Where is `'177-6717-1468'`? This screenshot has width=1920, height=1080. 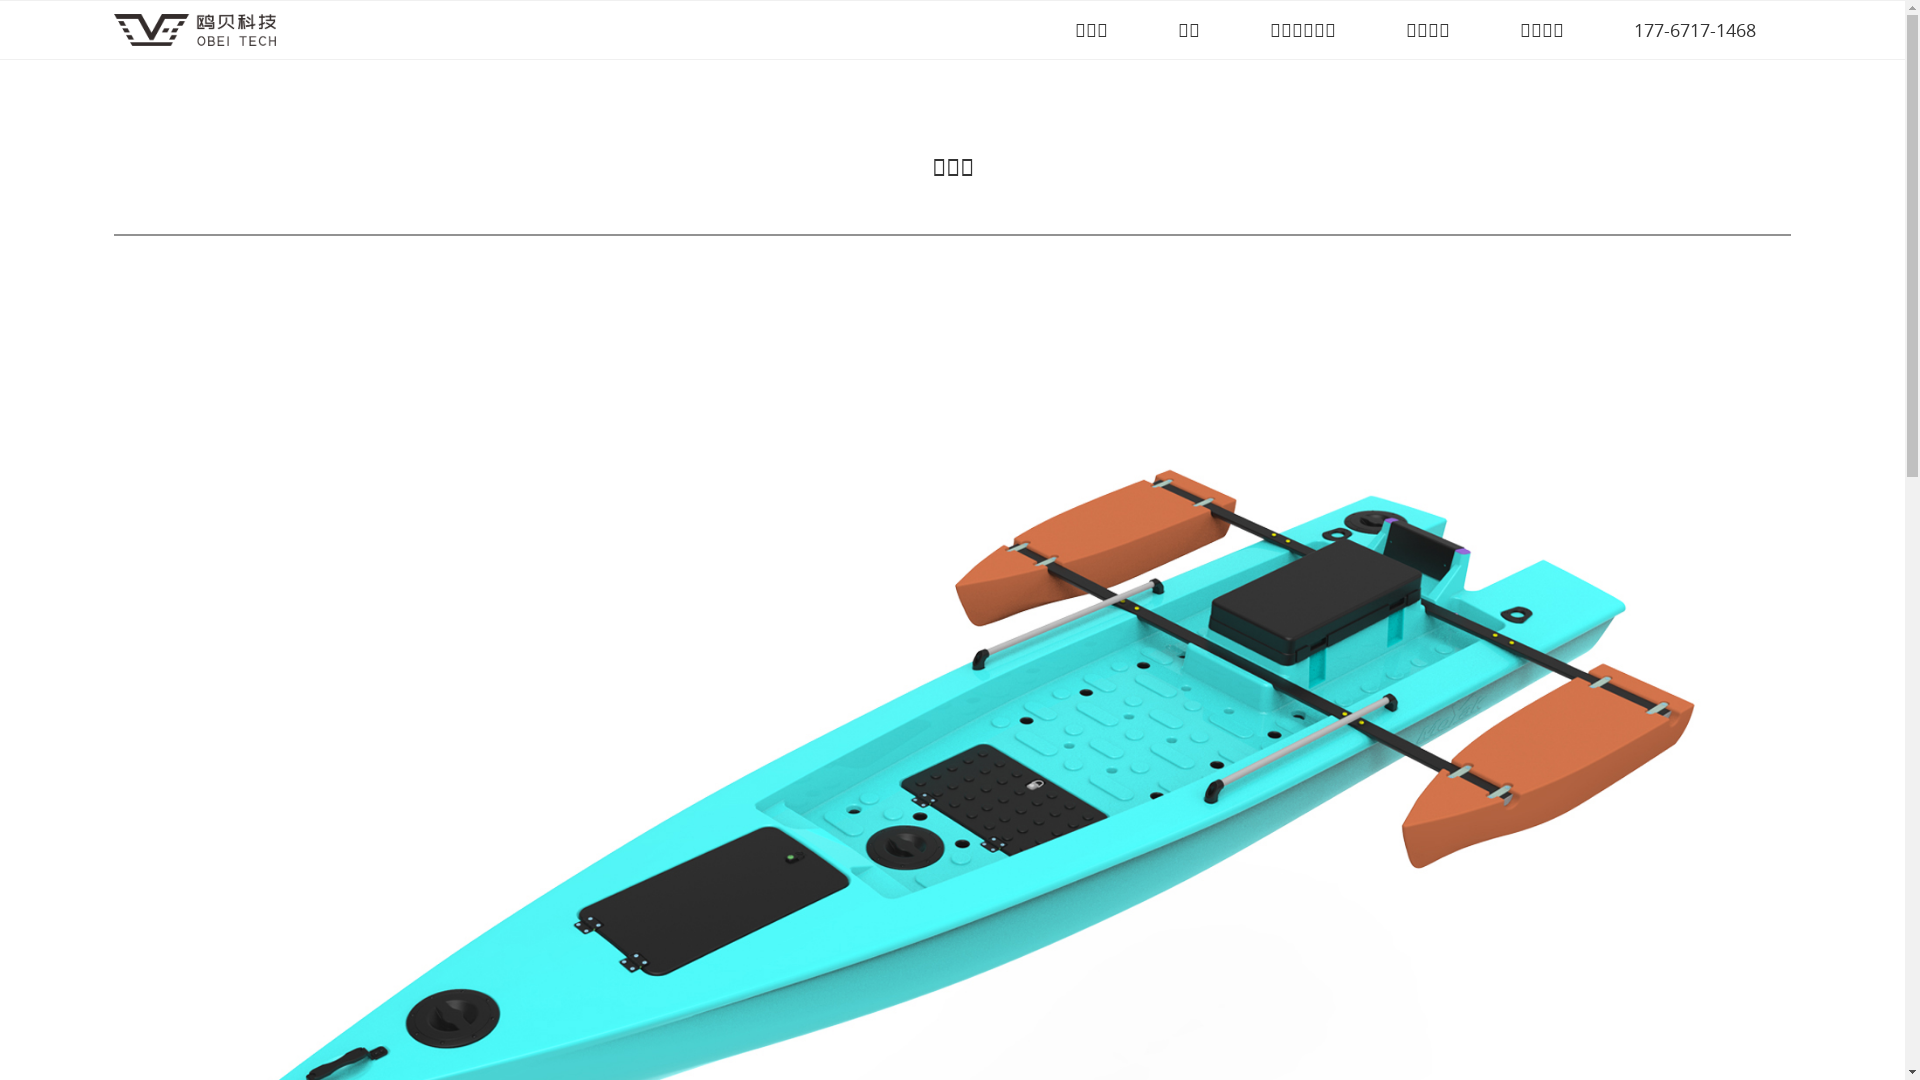
'177-6717-1468' is located at coordinates (1693, 30).